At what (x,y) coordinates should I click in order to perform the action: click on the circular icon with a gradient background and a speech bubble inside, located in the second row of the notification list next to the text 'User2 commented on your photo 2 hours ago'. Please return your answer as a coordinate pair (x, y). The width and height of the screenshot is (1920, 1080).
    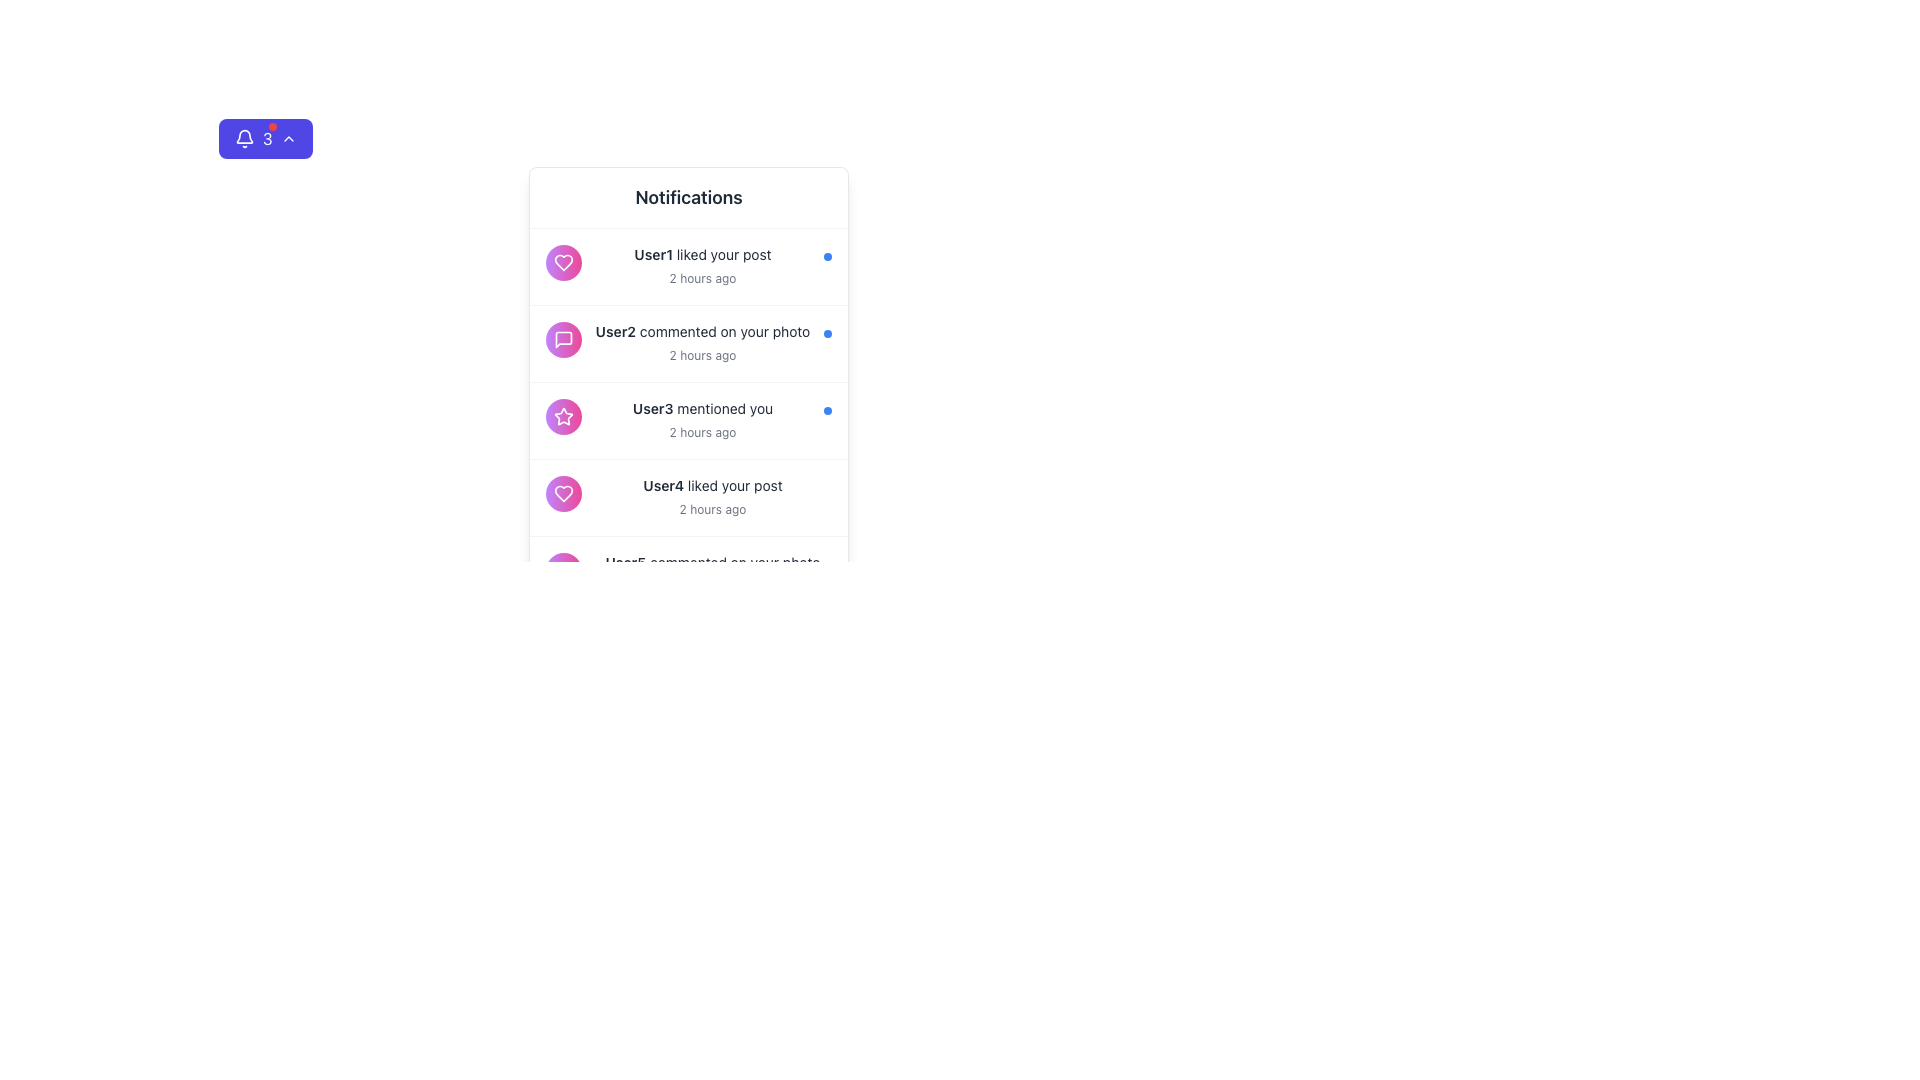
    Looking at the image, I should click on (563, 338).